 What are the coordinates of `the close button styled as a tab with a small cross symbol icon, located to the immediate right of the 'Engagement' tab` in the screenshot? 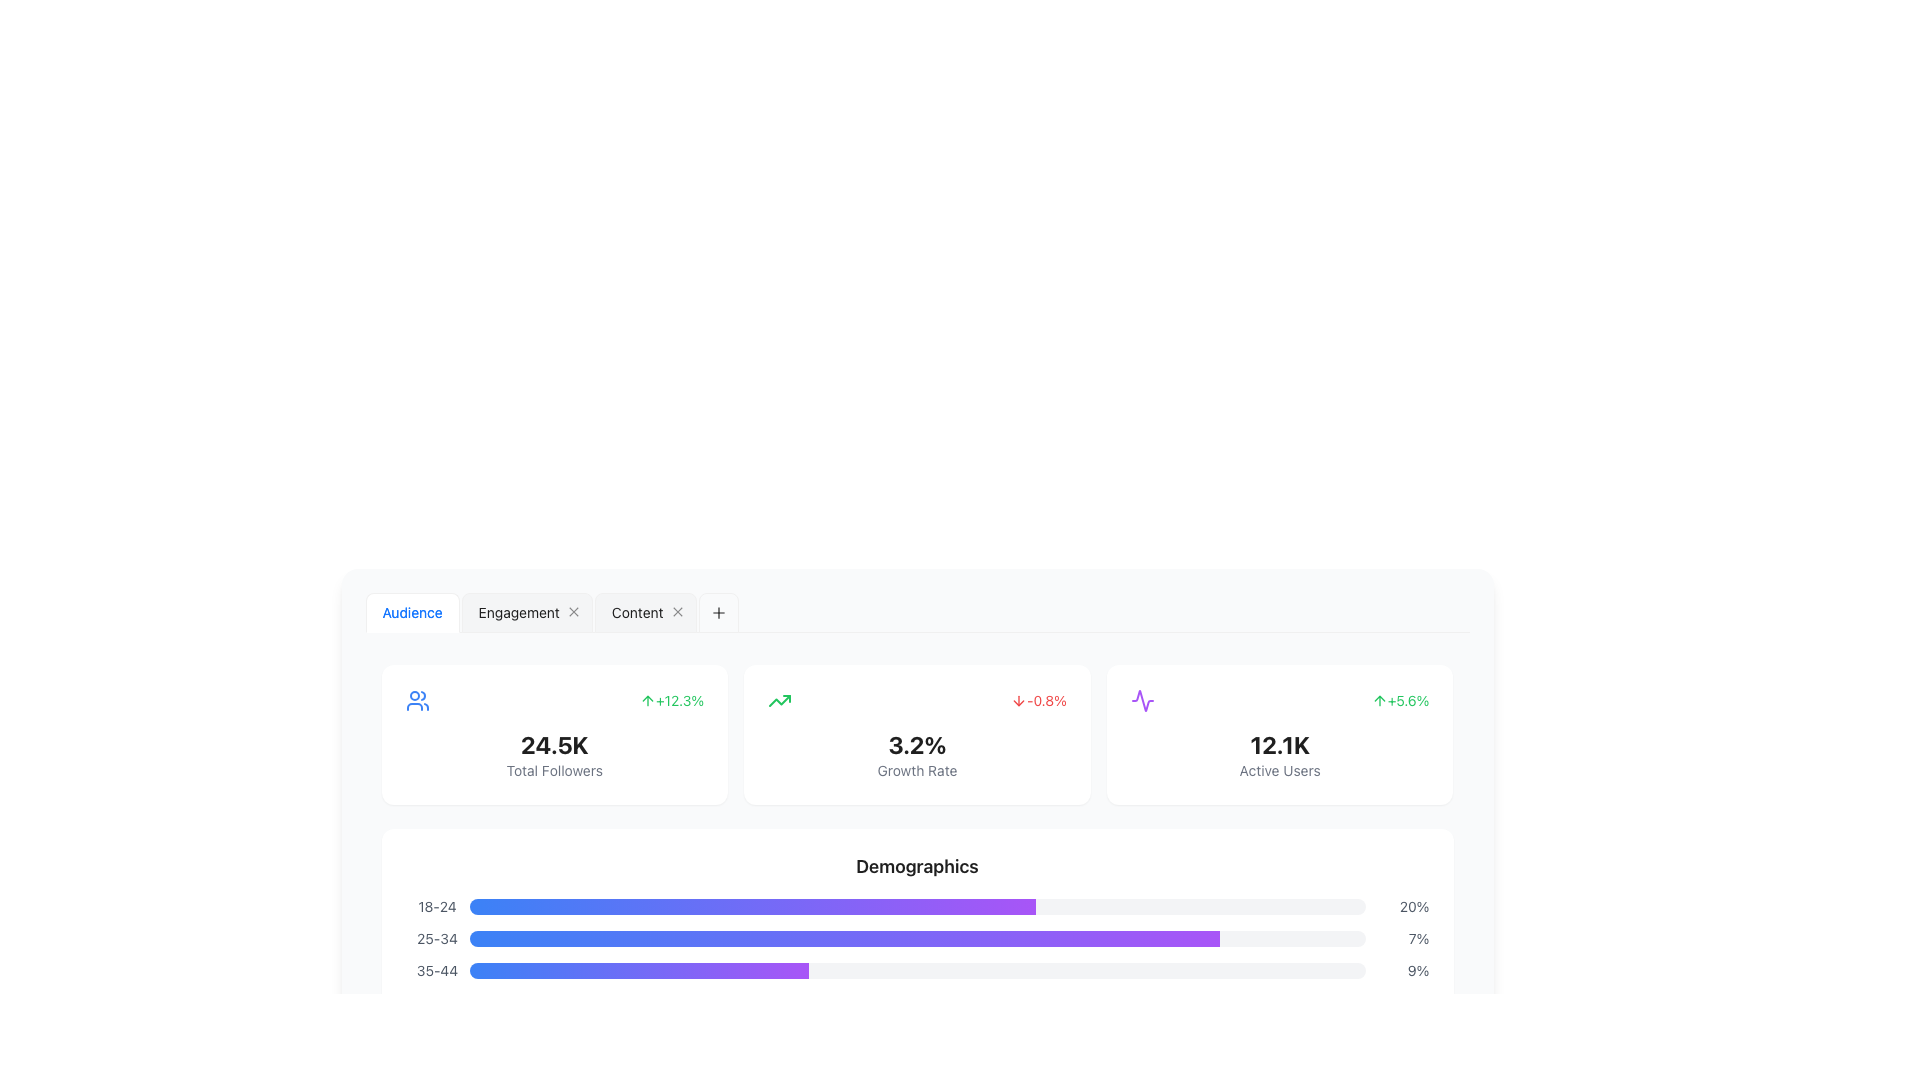 It's located at (572, 612).